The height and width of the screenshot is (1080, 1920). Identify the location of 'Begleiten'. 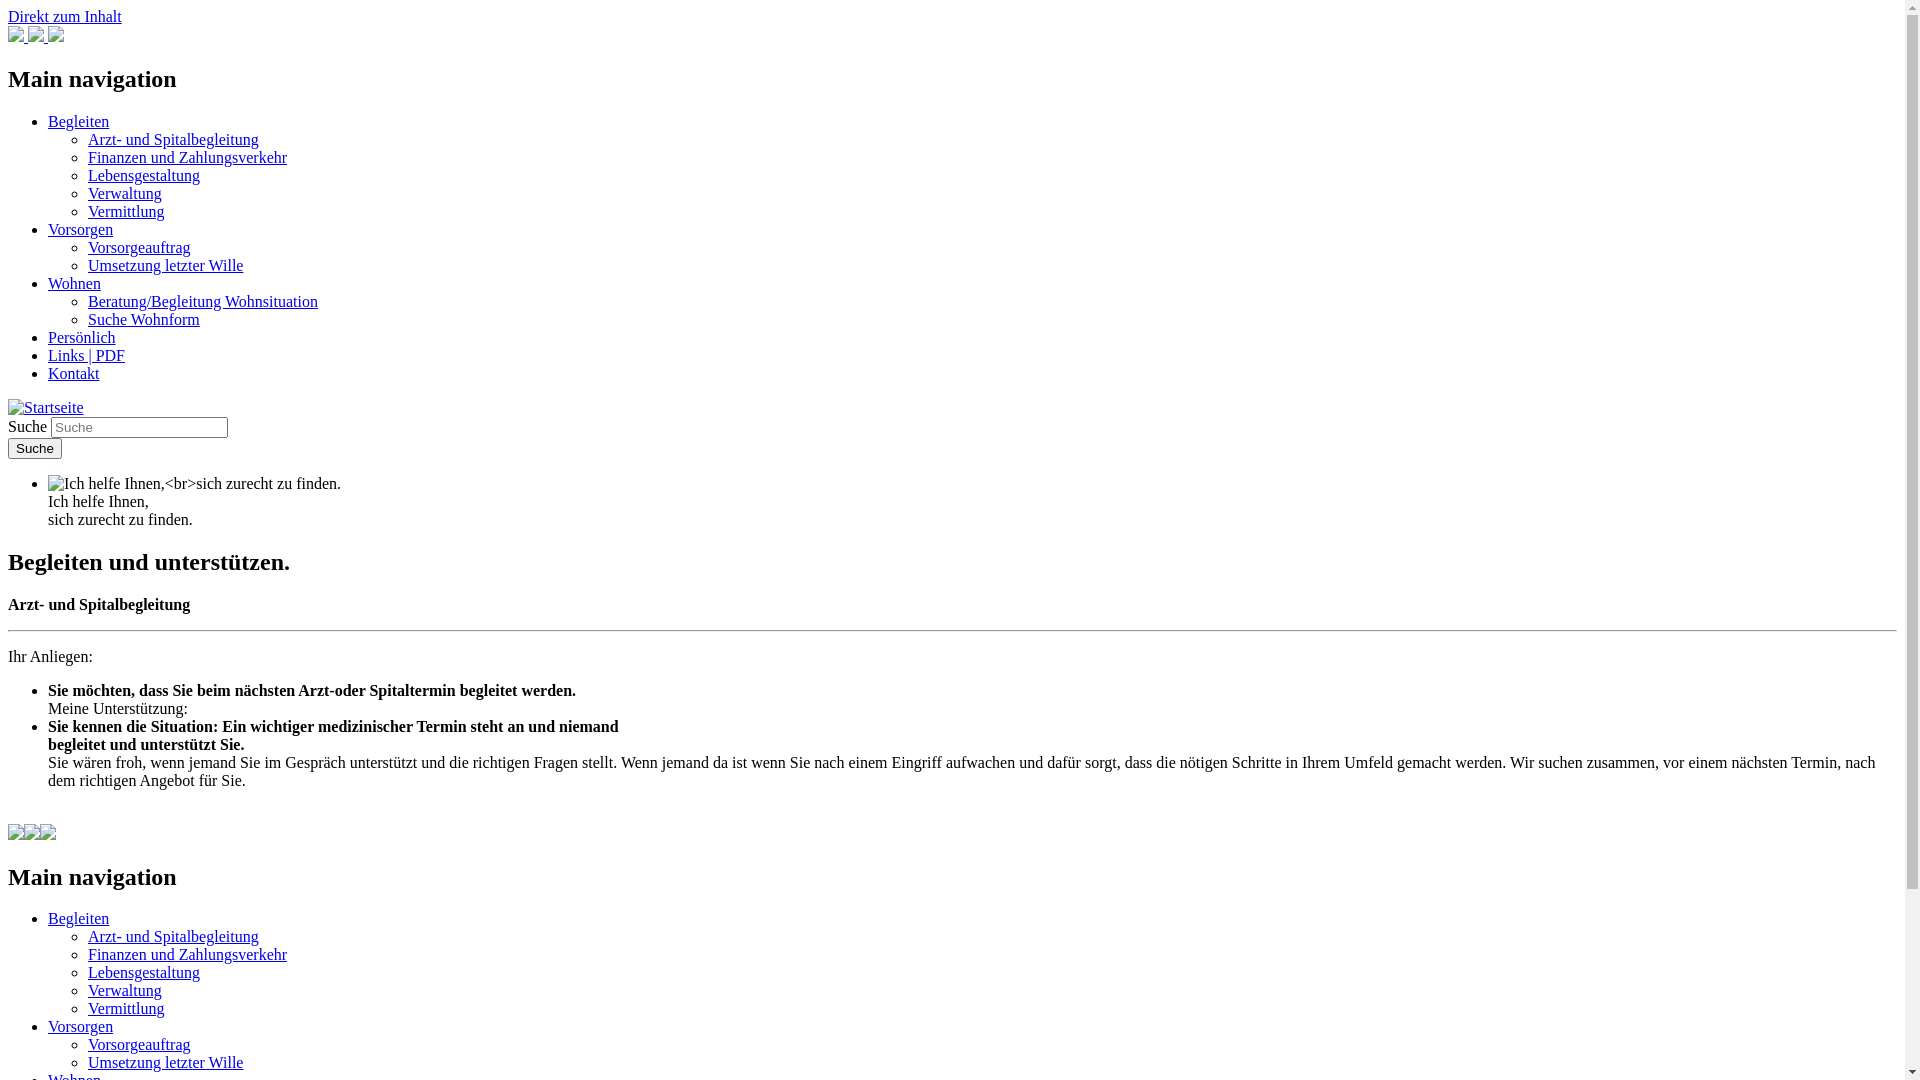
(78, 918).